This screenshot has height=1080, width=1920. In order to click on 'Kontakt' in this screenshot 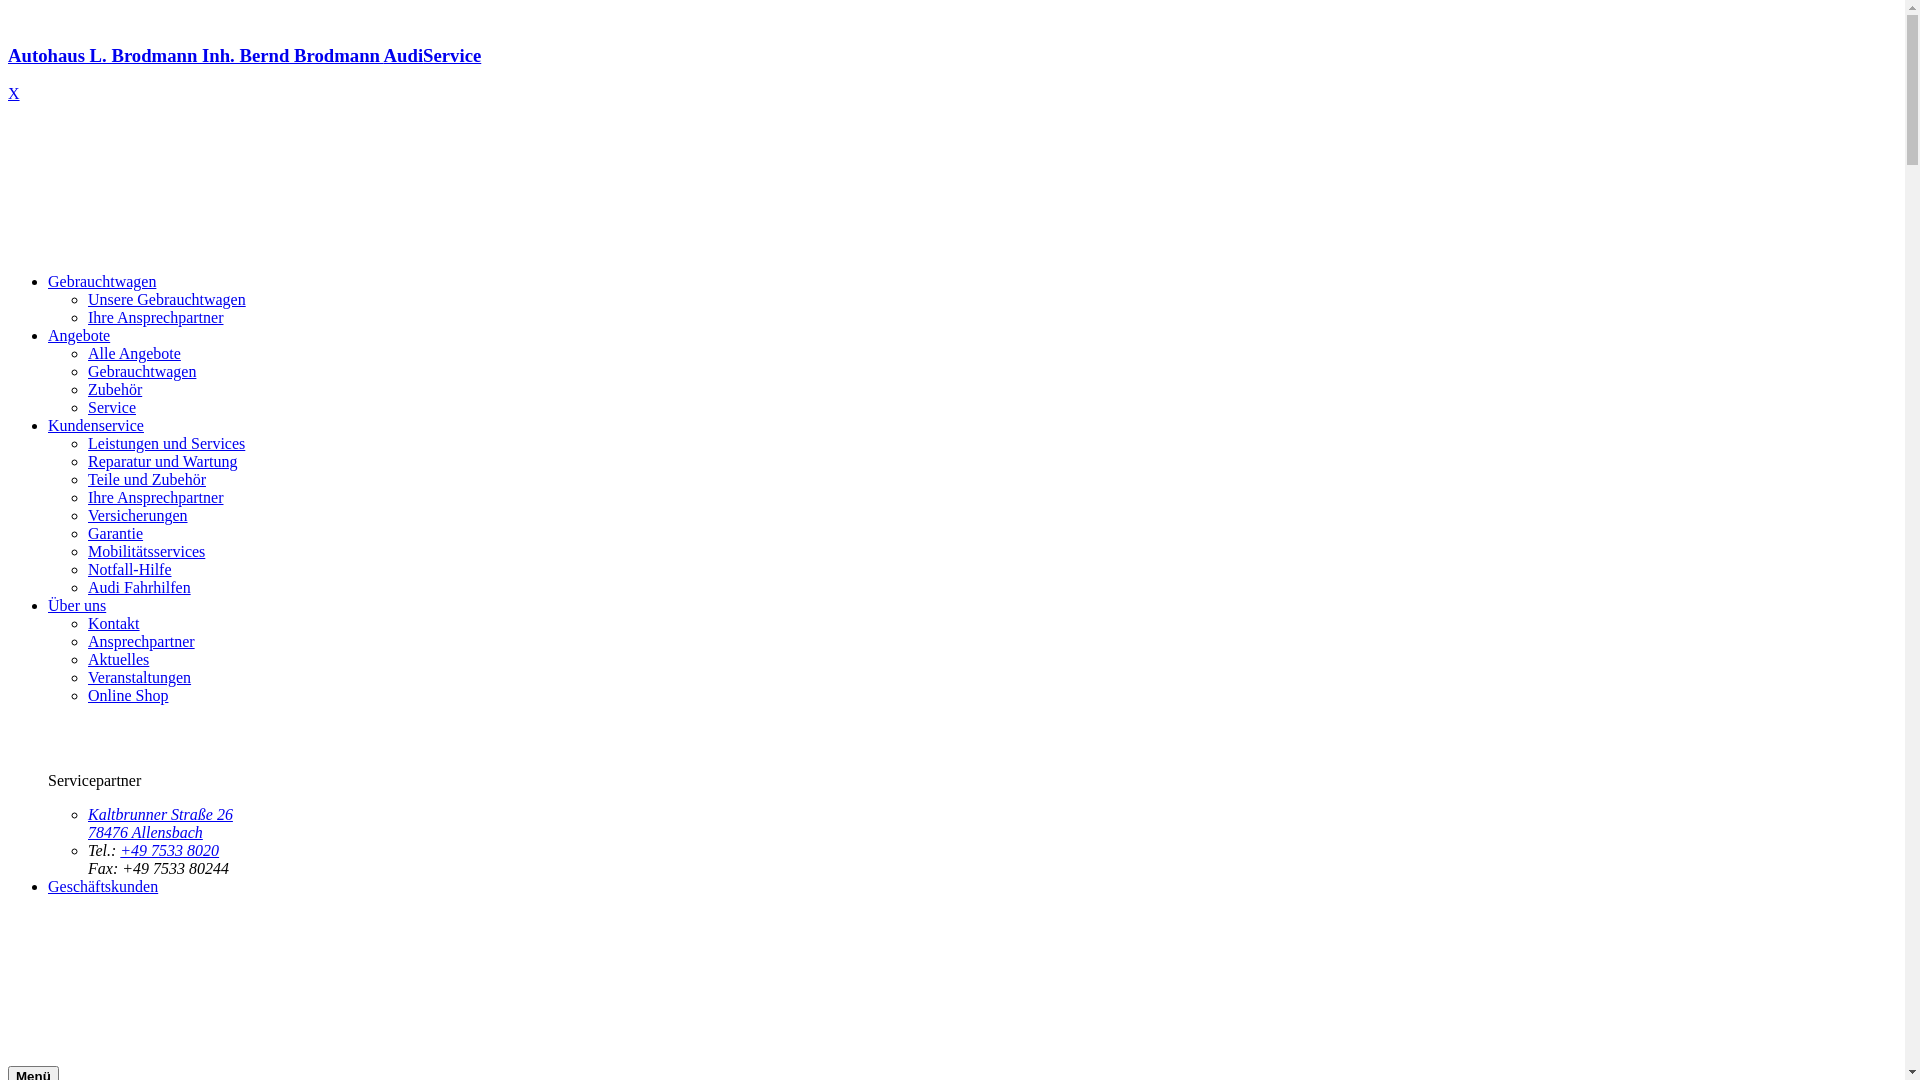, I will do `click(113, 622)`.